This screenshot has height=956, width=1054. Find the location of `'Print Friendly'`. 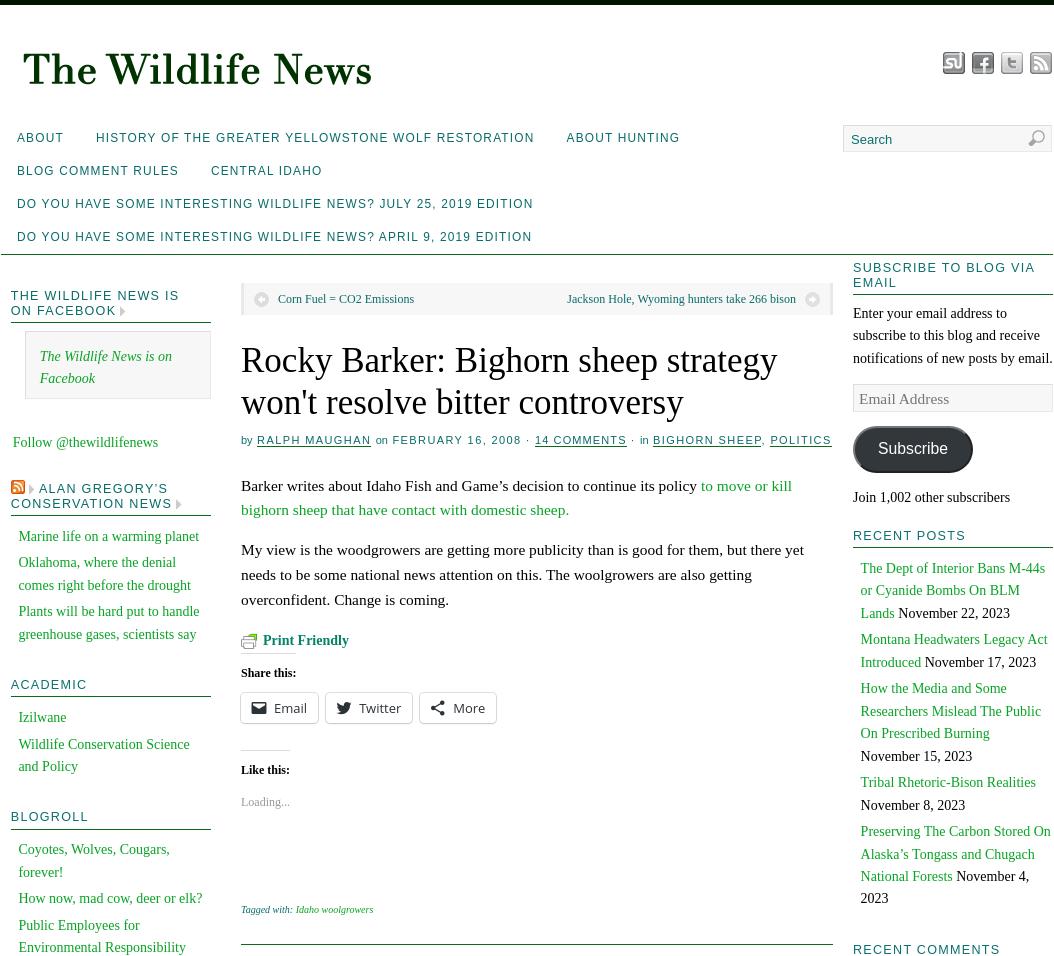

'Print Friendly' is located at coordinates (304, 639).